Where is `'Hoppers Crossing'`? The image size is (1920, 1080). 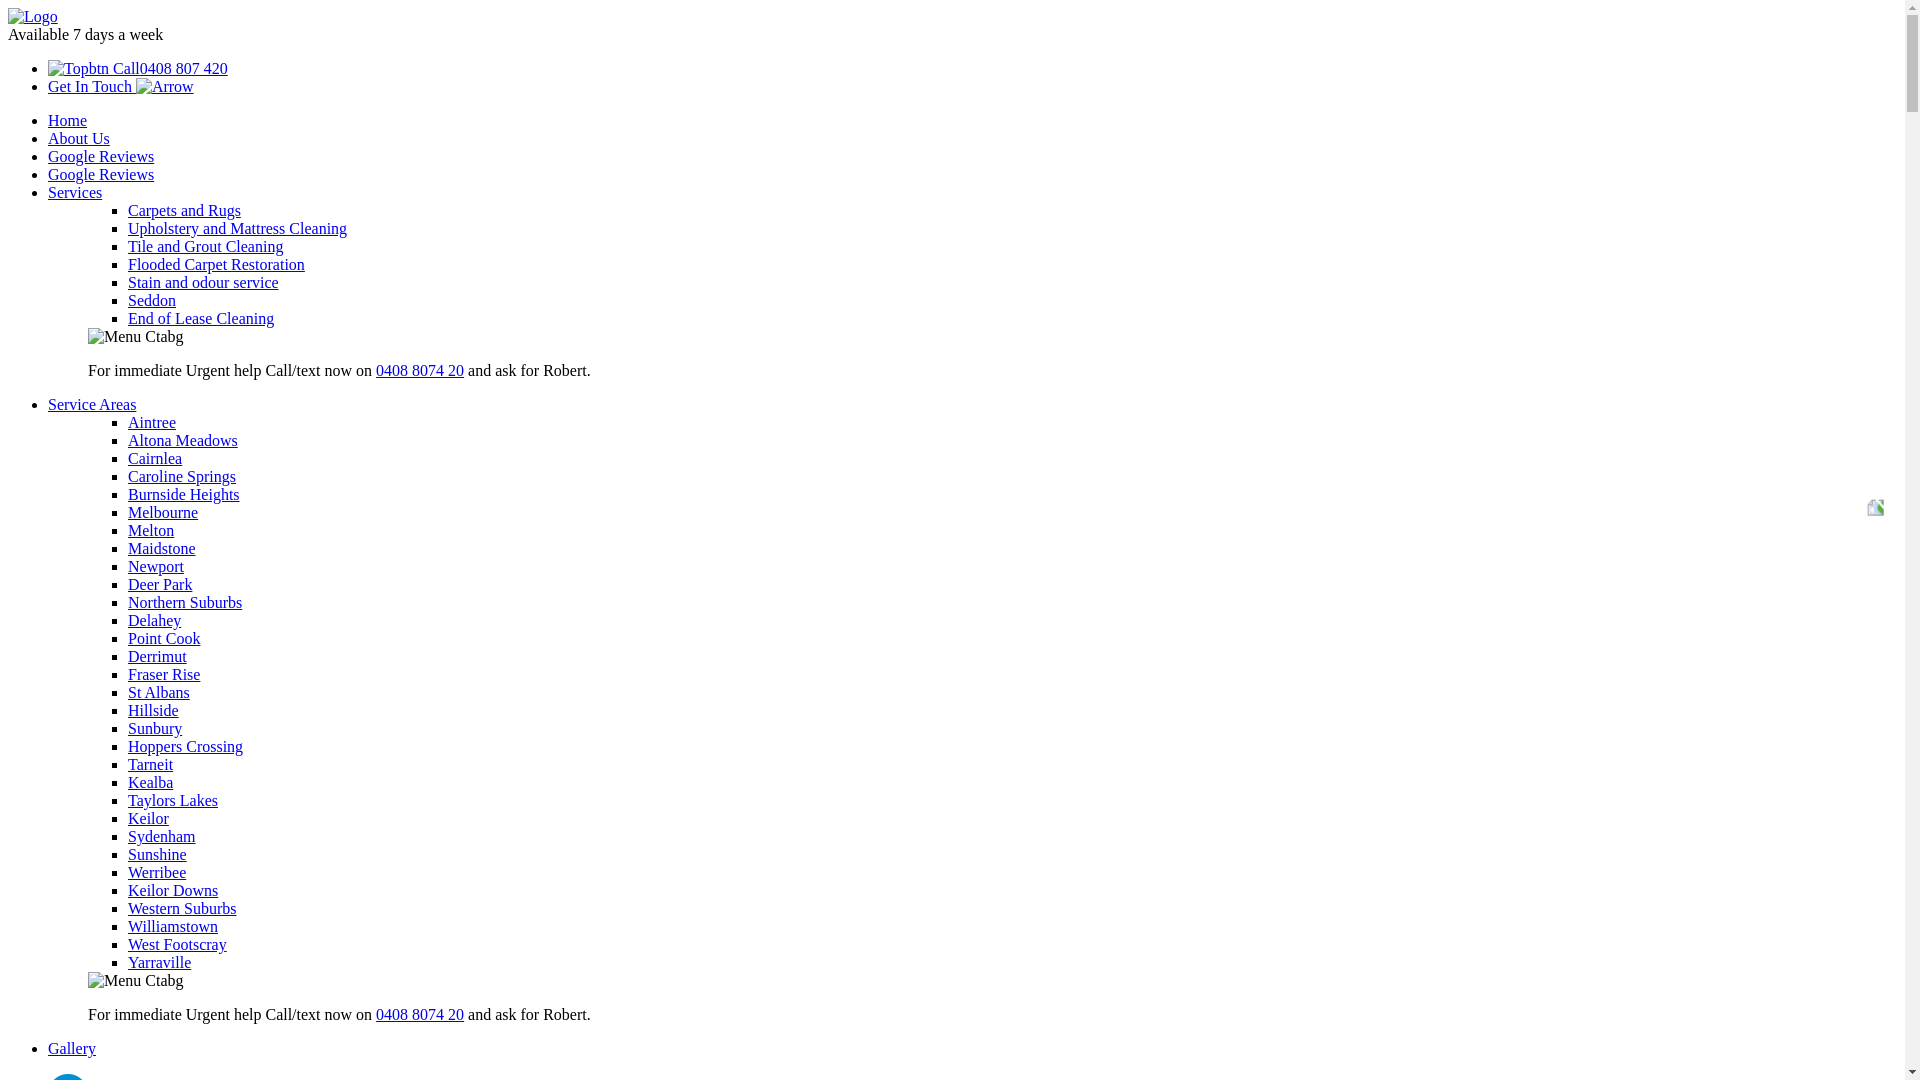 'Hoppers Crossing' is located at coordinates (185, 746).